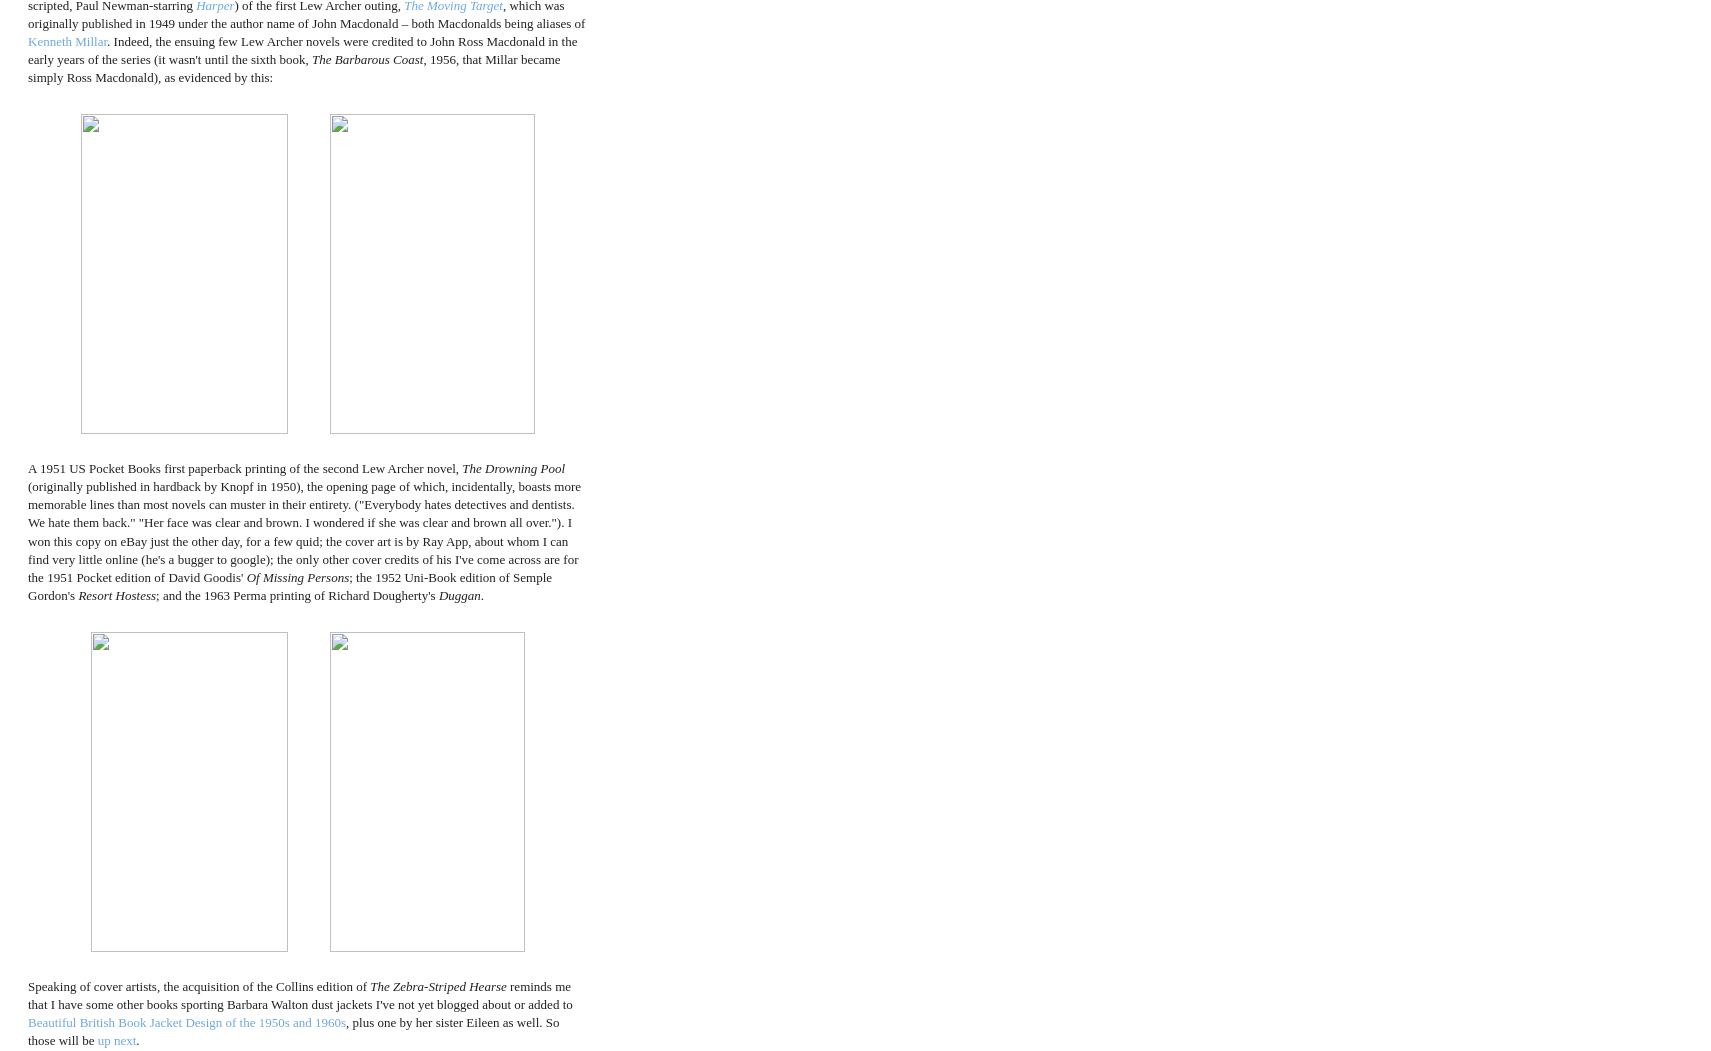 The height and width of the screenshot is (1051, 1711). Describe the element at coordinates (293, 1030) in the screenshot. I see `', plus one by her sister Eileen as well. So those will be'` at that location.